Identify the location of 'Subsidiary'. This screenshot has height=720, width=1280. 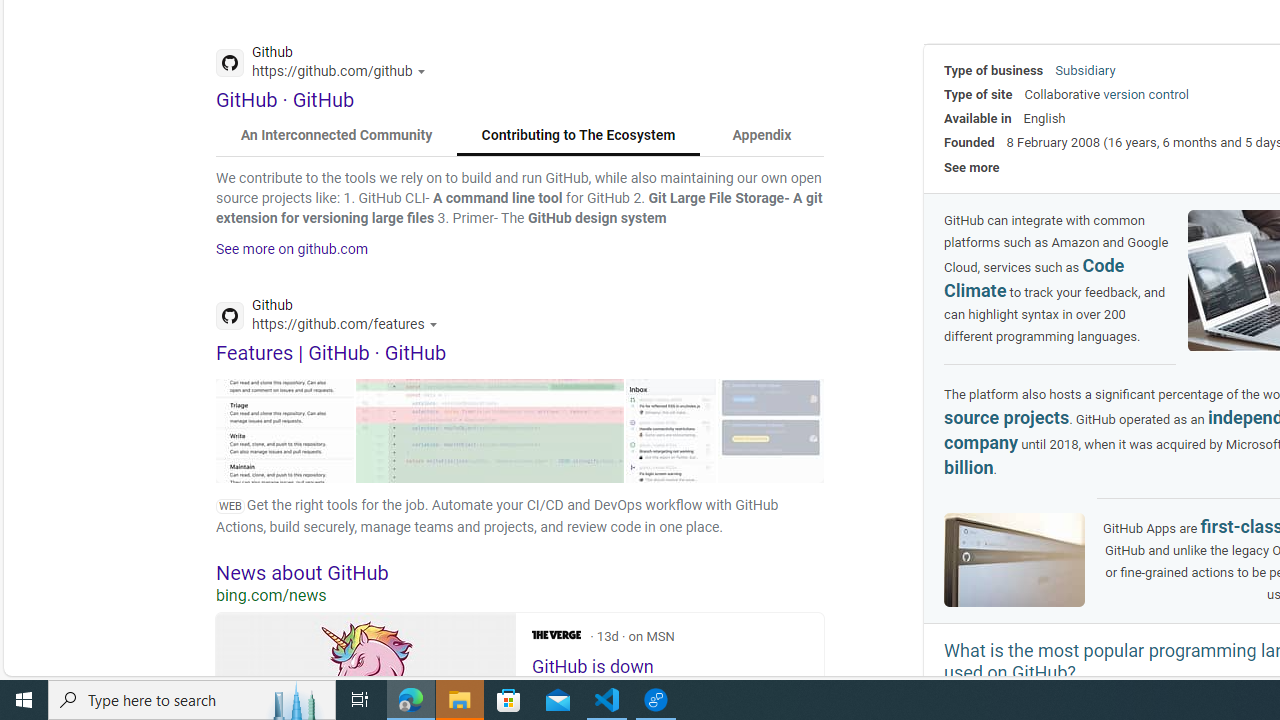
(1084, 69).